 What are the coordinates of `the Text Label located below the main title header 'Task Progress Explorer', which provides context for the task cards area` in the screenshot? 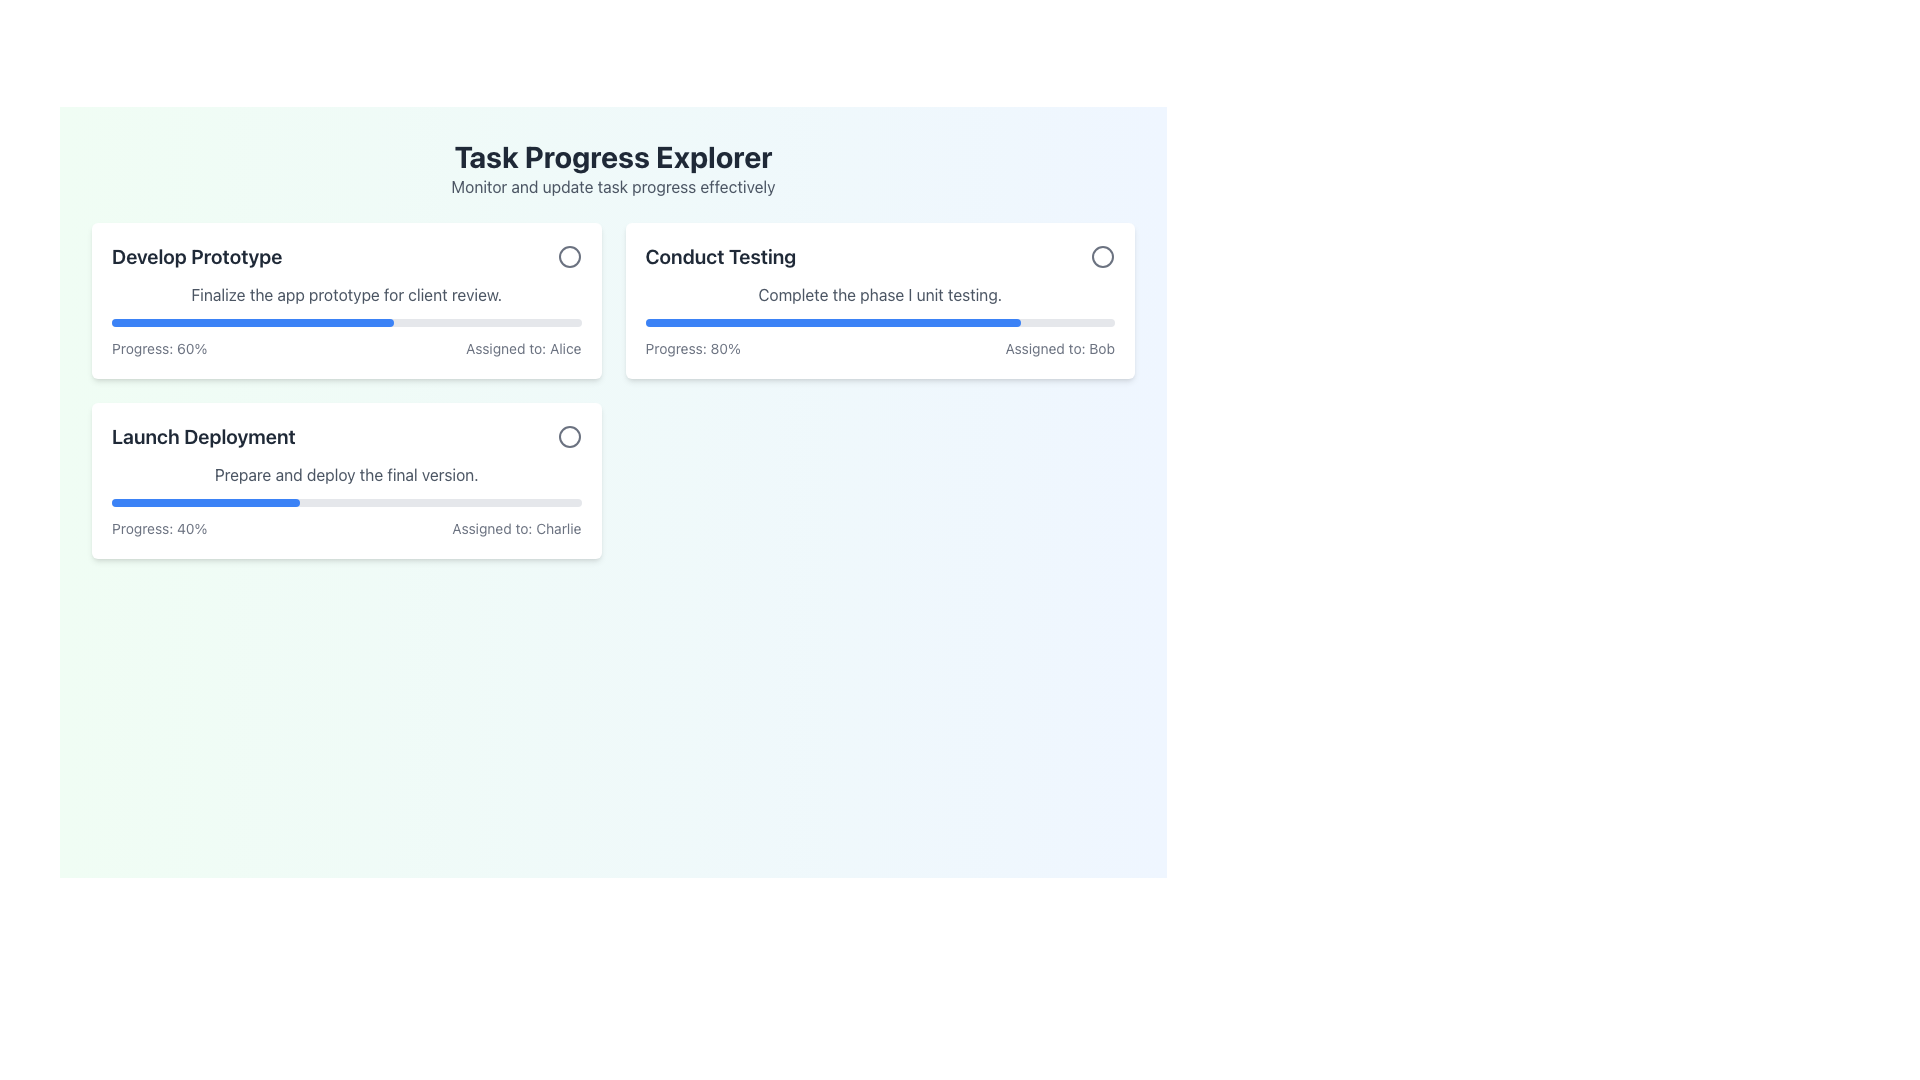 It's located at (612, 186).